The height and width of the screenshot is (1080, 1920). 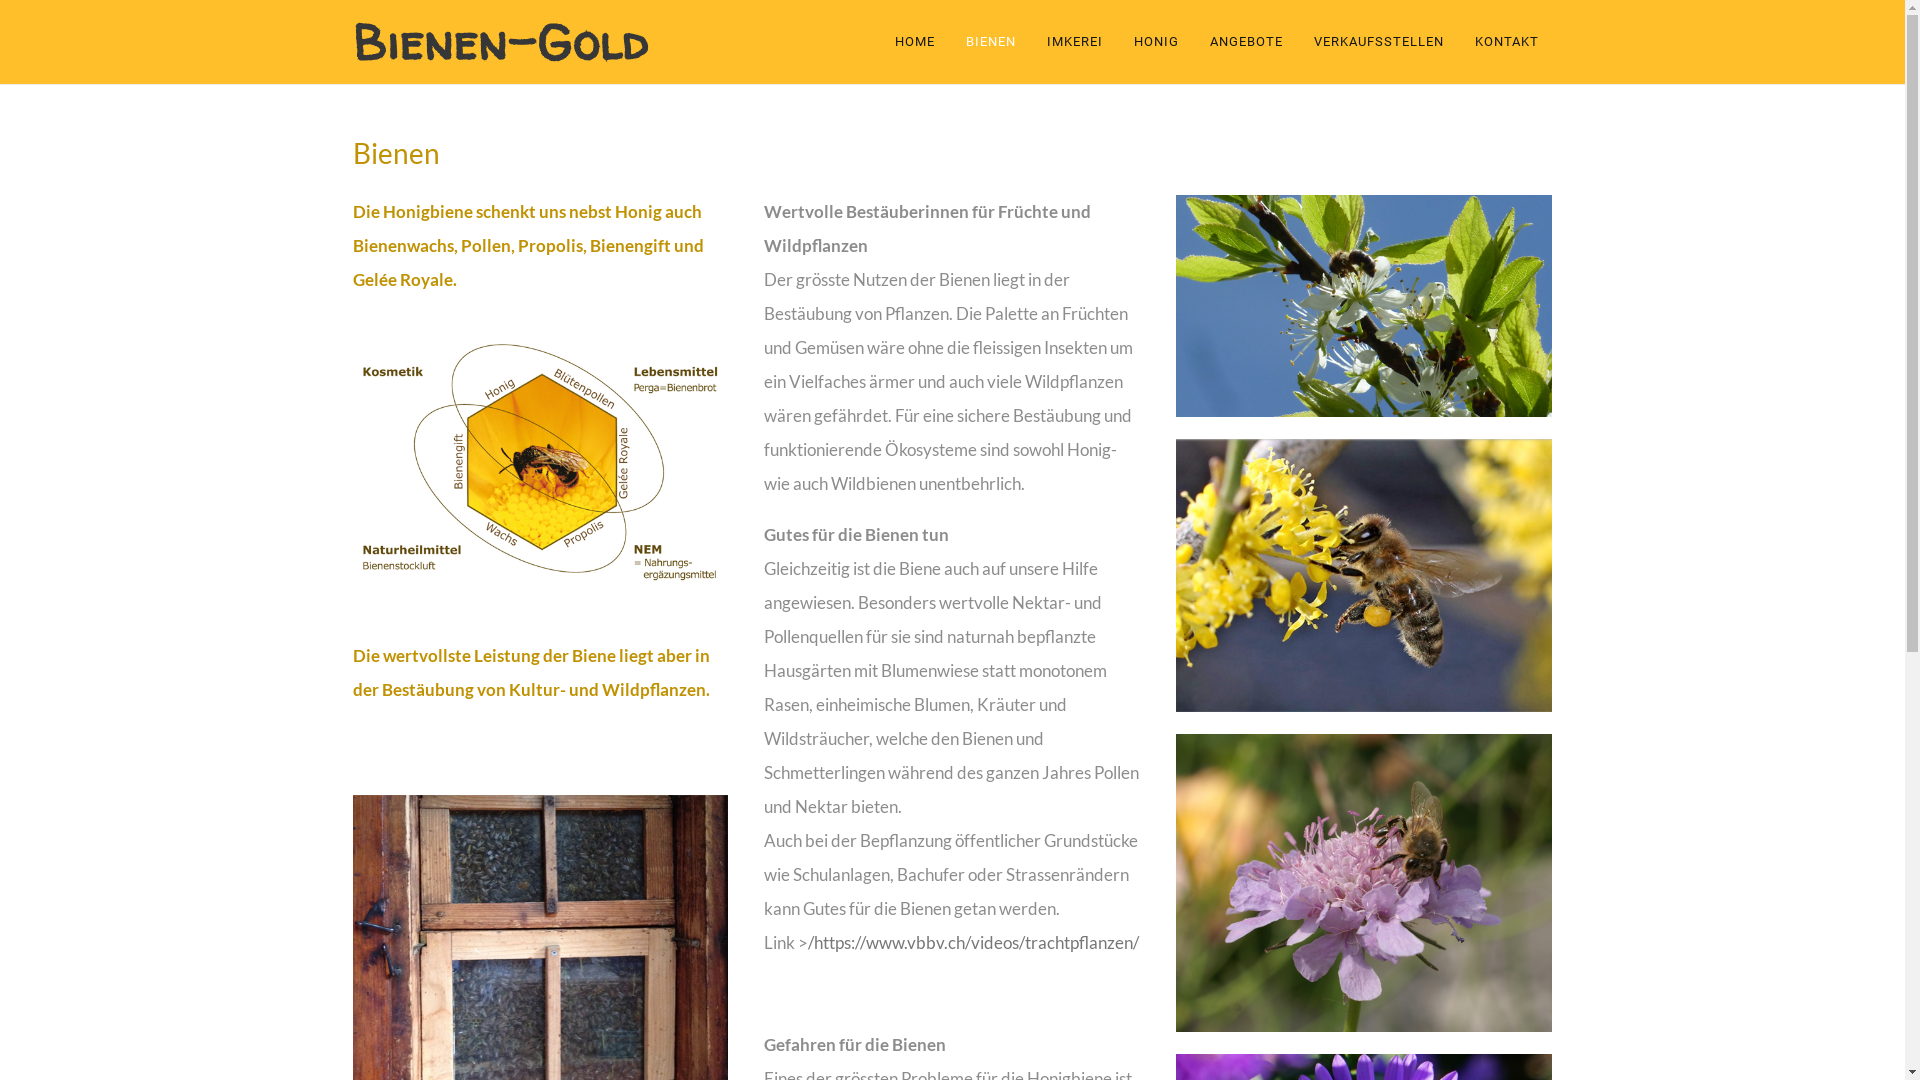 What do you see at coordinates (976, 942) in the screenshot?
I see `'https://www.vbbv.ch/videos/trachtpflanzen/'` at bounding box center [976, 942].